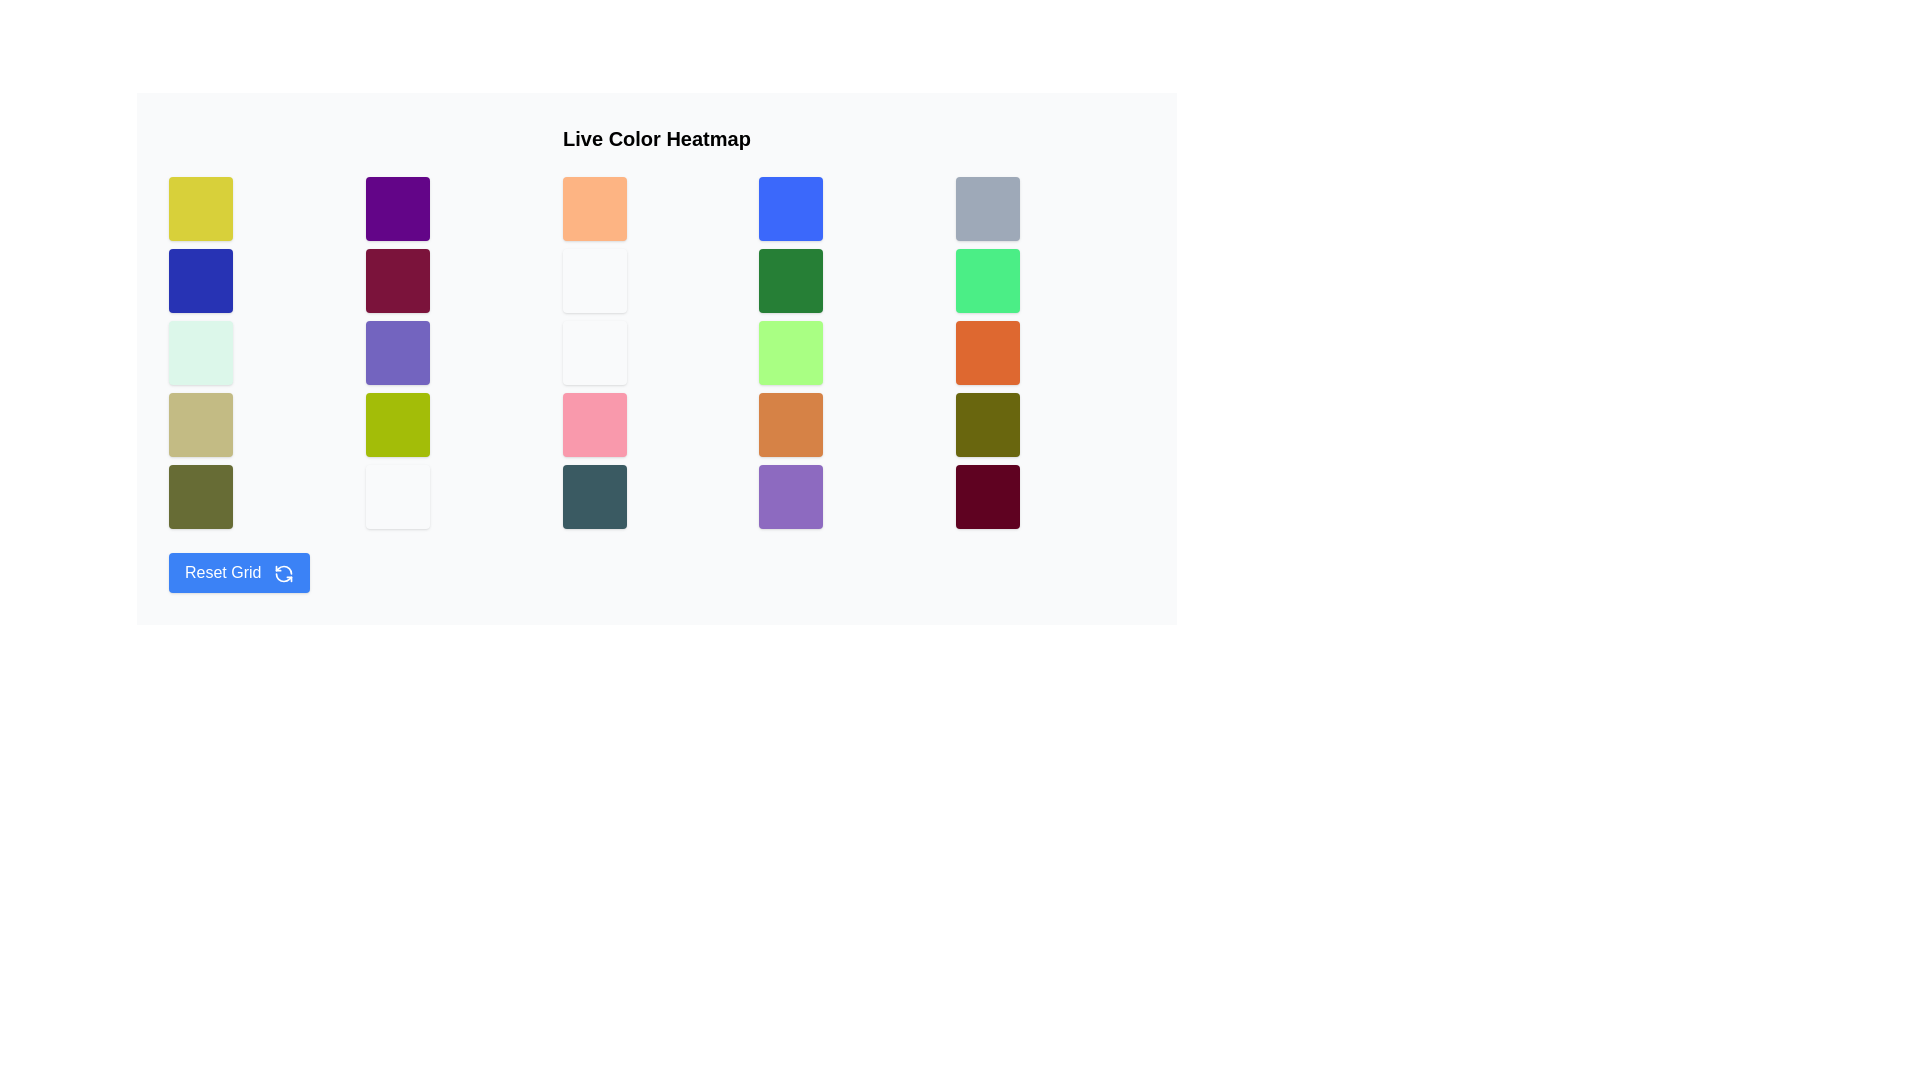 Image resolution: width=1920 pixels, height=1080 pixels. I want to click on the Color tile, which is a soft pink square tile with rounded corners located in the fourth row and third column of the grid layout, so click(593, 423).